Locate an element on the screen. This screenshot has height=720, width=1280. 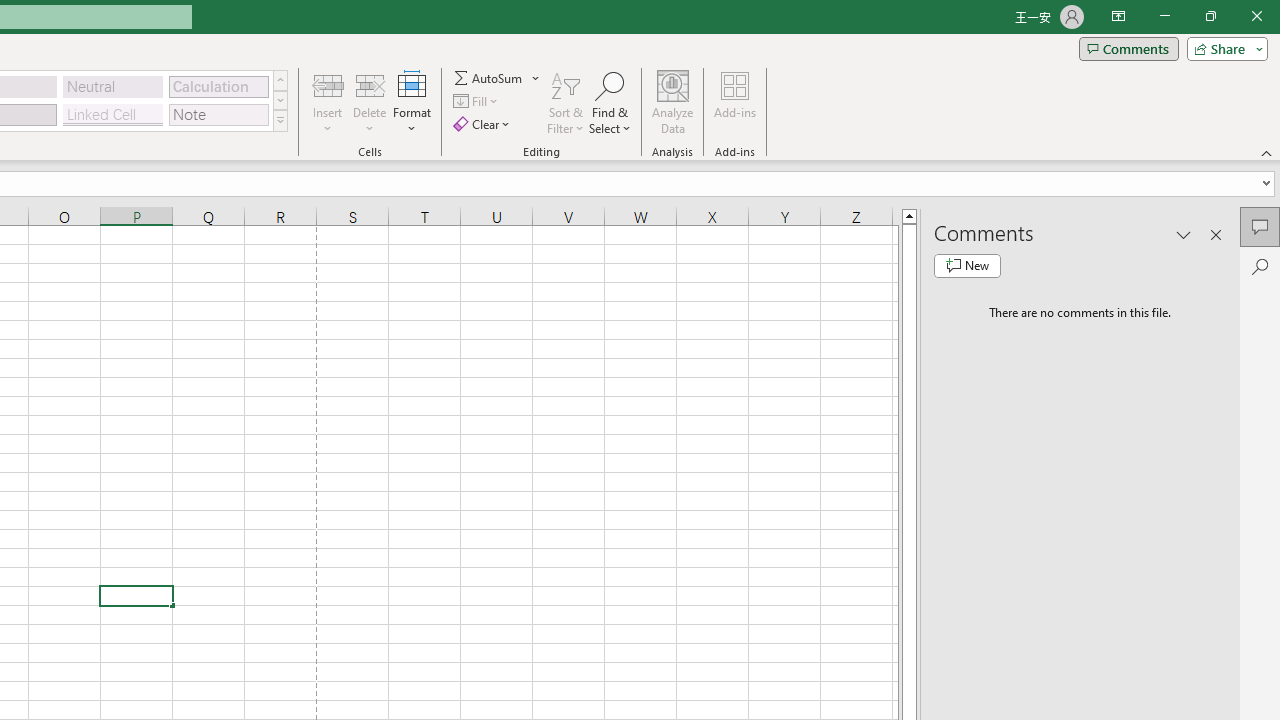
'Restore Down' is located at coordinates (1209, 16).